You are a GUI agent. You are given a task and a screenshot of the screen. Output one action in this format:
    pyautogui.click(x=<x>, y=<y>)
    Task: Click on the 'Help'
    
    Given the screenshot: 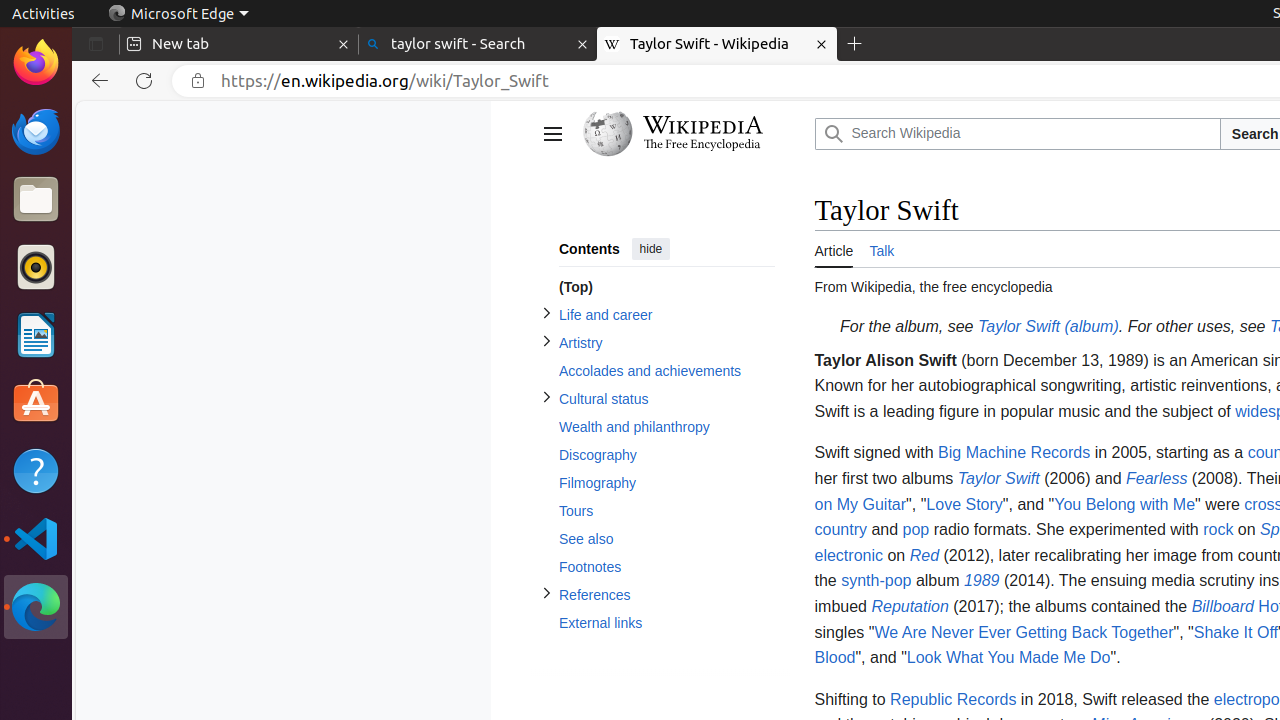 What is the action you would take?
    pyautogui.click(x=35, y=471)
    